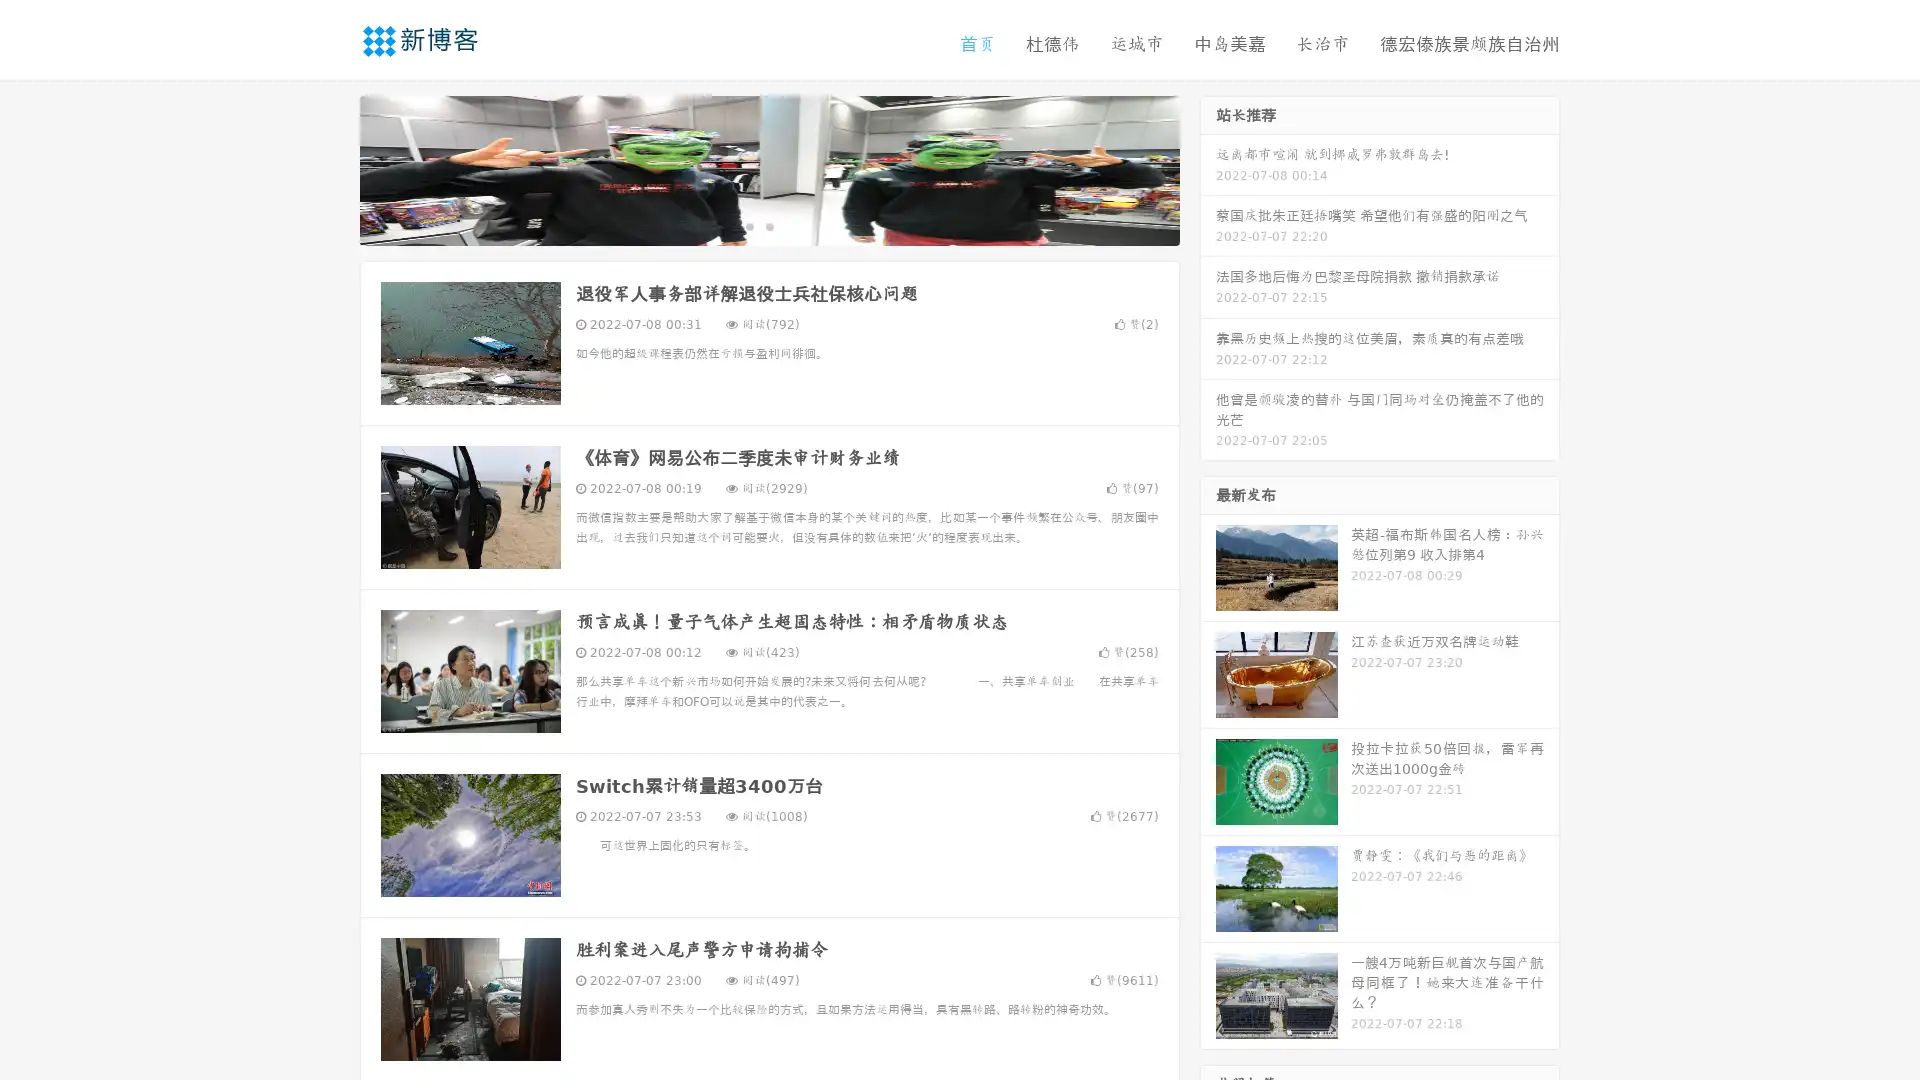 The image size is (1920, 1080). I want to click on Next slide, so click(1208, 168).